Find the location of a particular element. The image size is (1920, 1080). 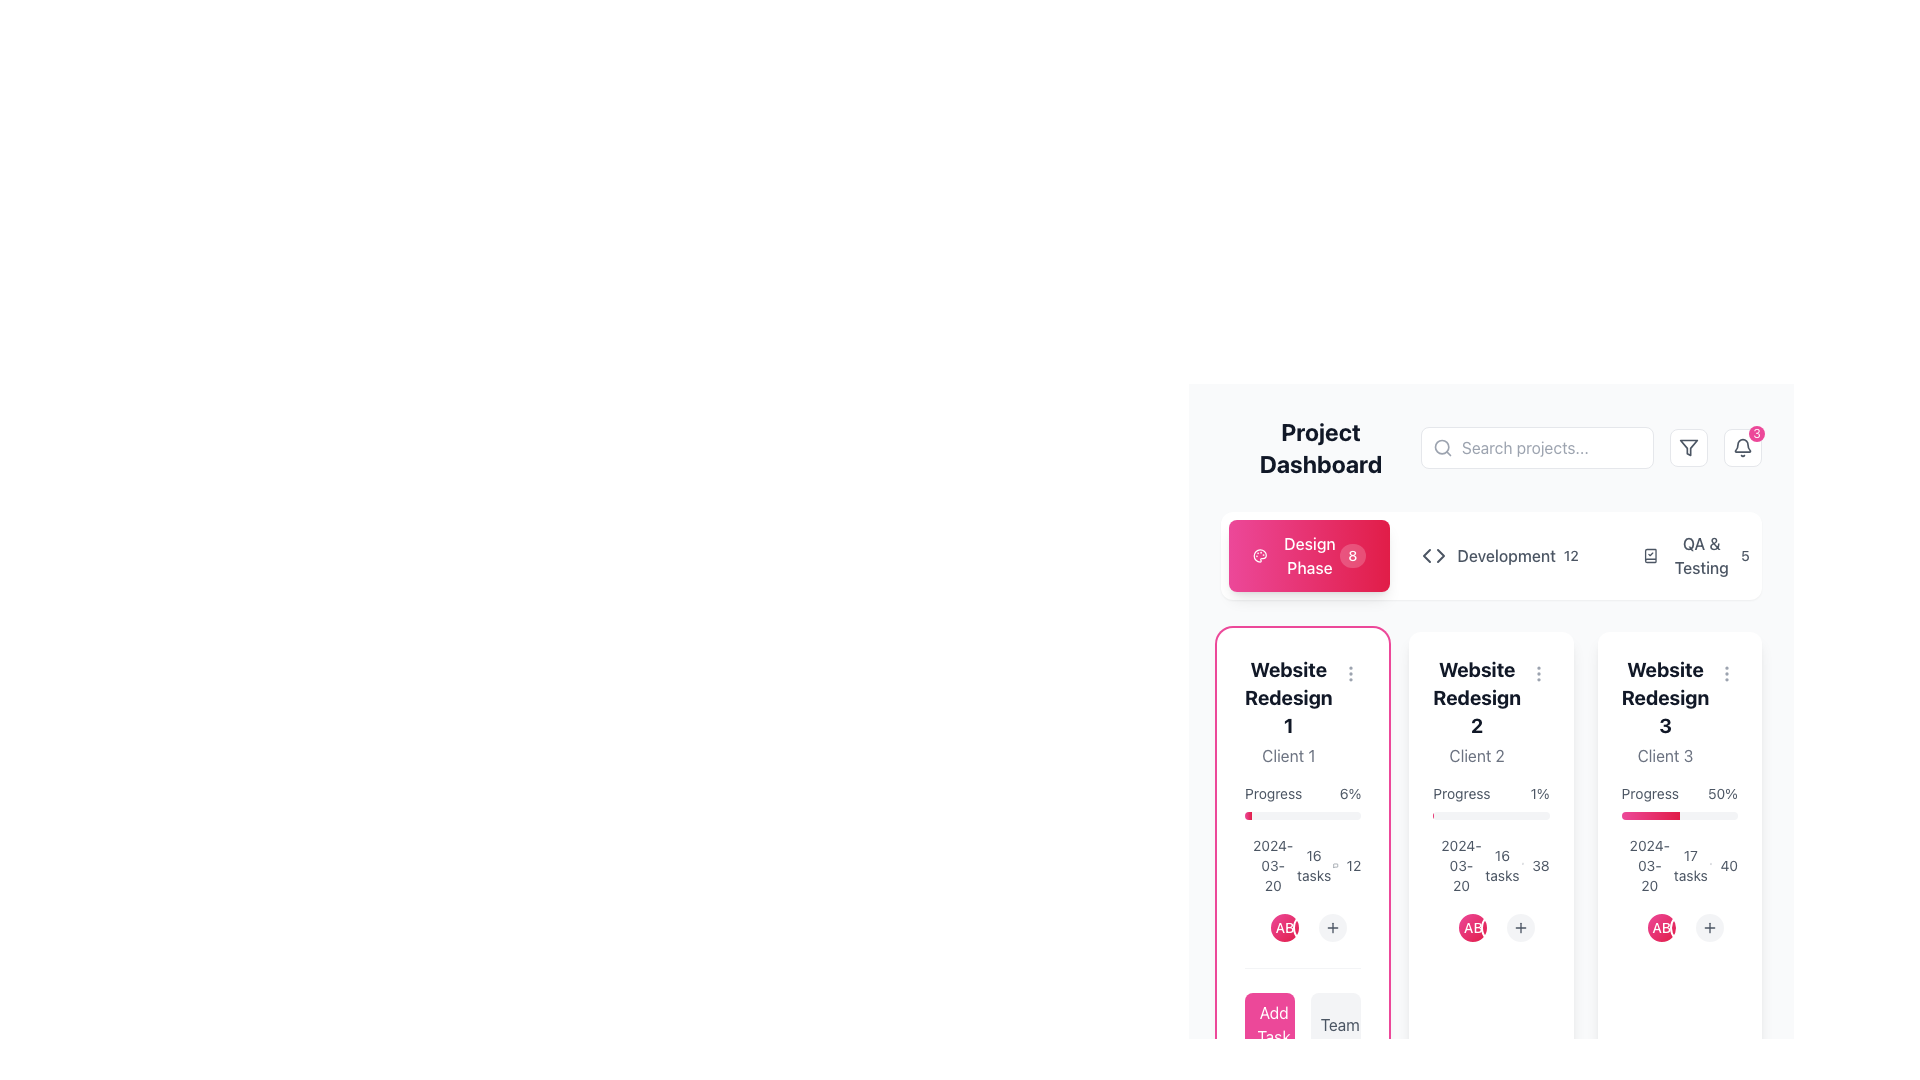

the static text label that displays the title or name associated with a project, located at the top left within a card-like section, above the 'Client 1' text element is located at coordinates (1288, 697).